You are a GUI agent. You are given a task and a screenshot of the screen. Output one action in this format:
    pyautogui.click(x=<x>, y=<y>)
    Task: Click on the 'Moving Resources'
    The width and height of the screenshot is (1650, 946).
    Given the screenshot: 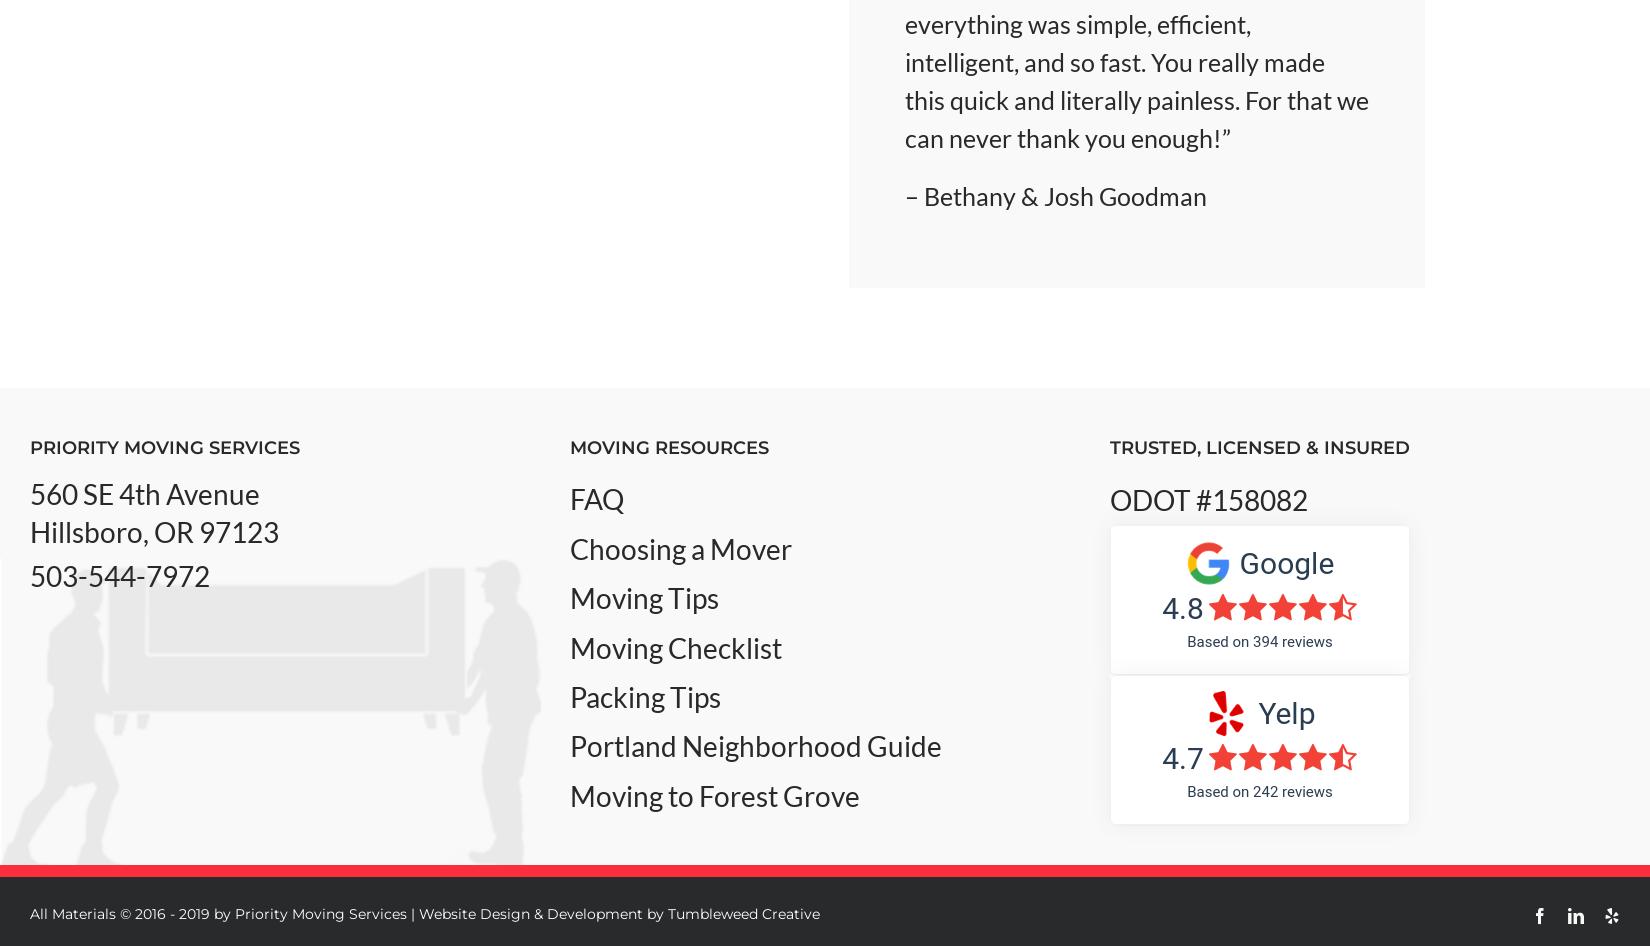 What is the action you would take?
    pyautogui.click(x=667, y=447)
    